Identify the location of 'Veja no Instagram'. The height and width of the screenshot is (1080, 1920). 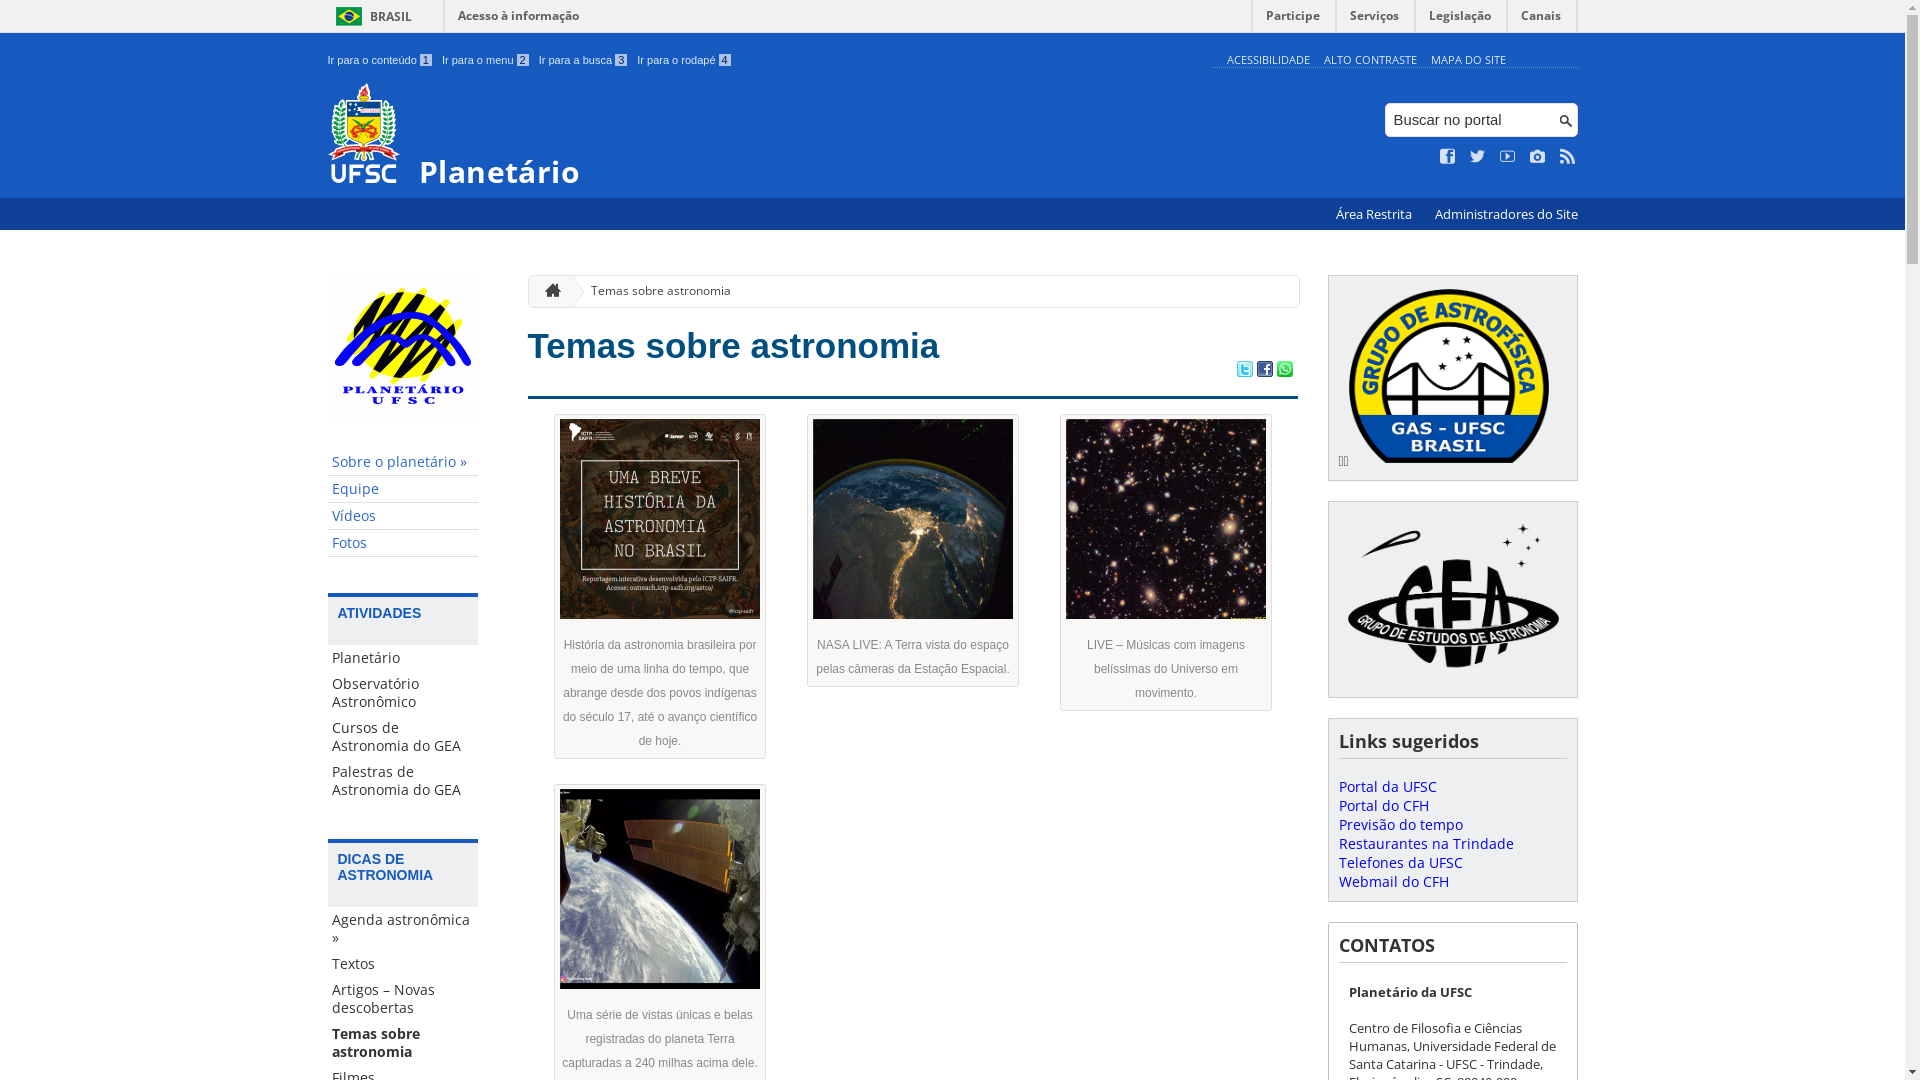
(1536, 156).